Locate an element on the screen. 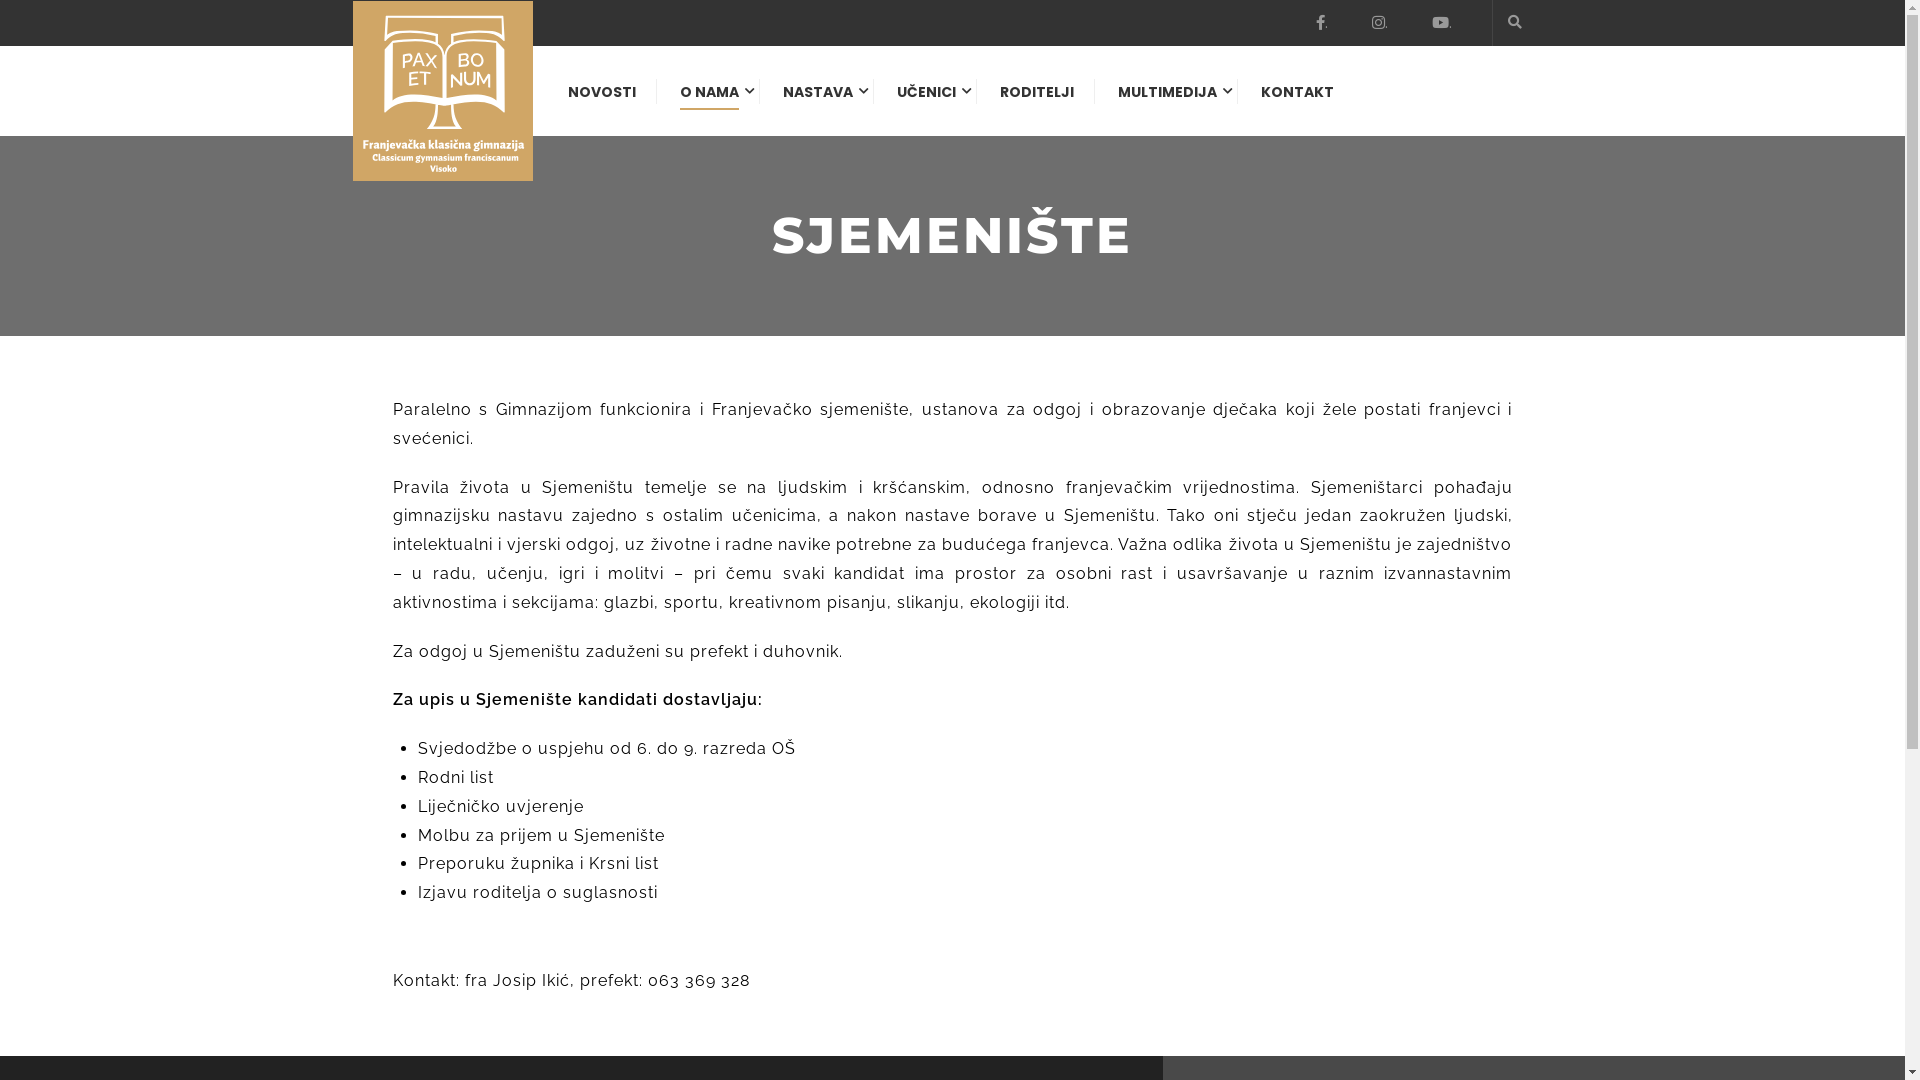 The image size is (1920, 1080). '.' is located at coordinates (1379, 22).